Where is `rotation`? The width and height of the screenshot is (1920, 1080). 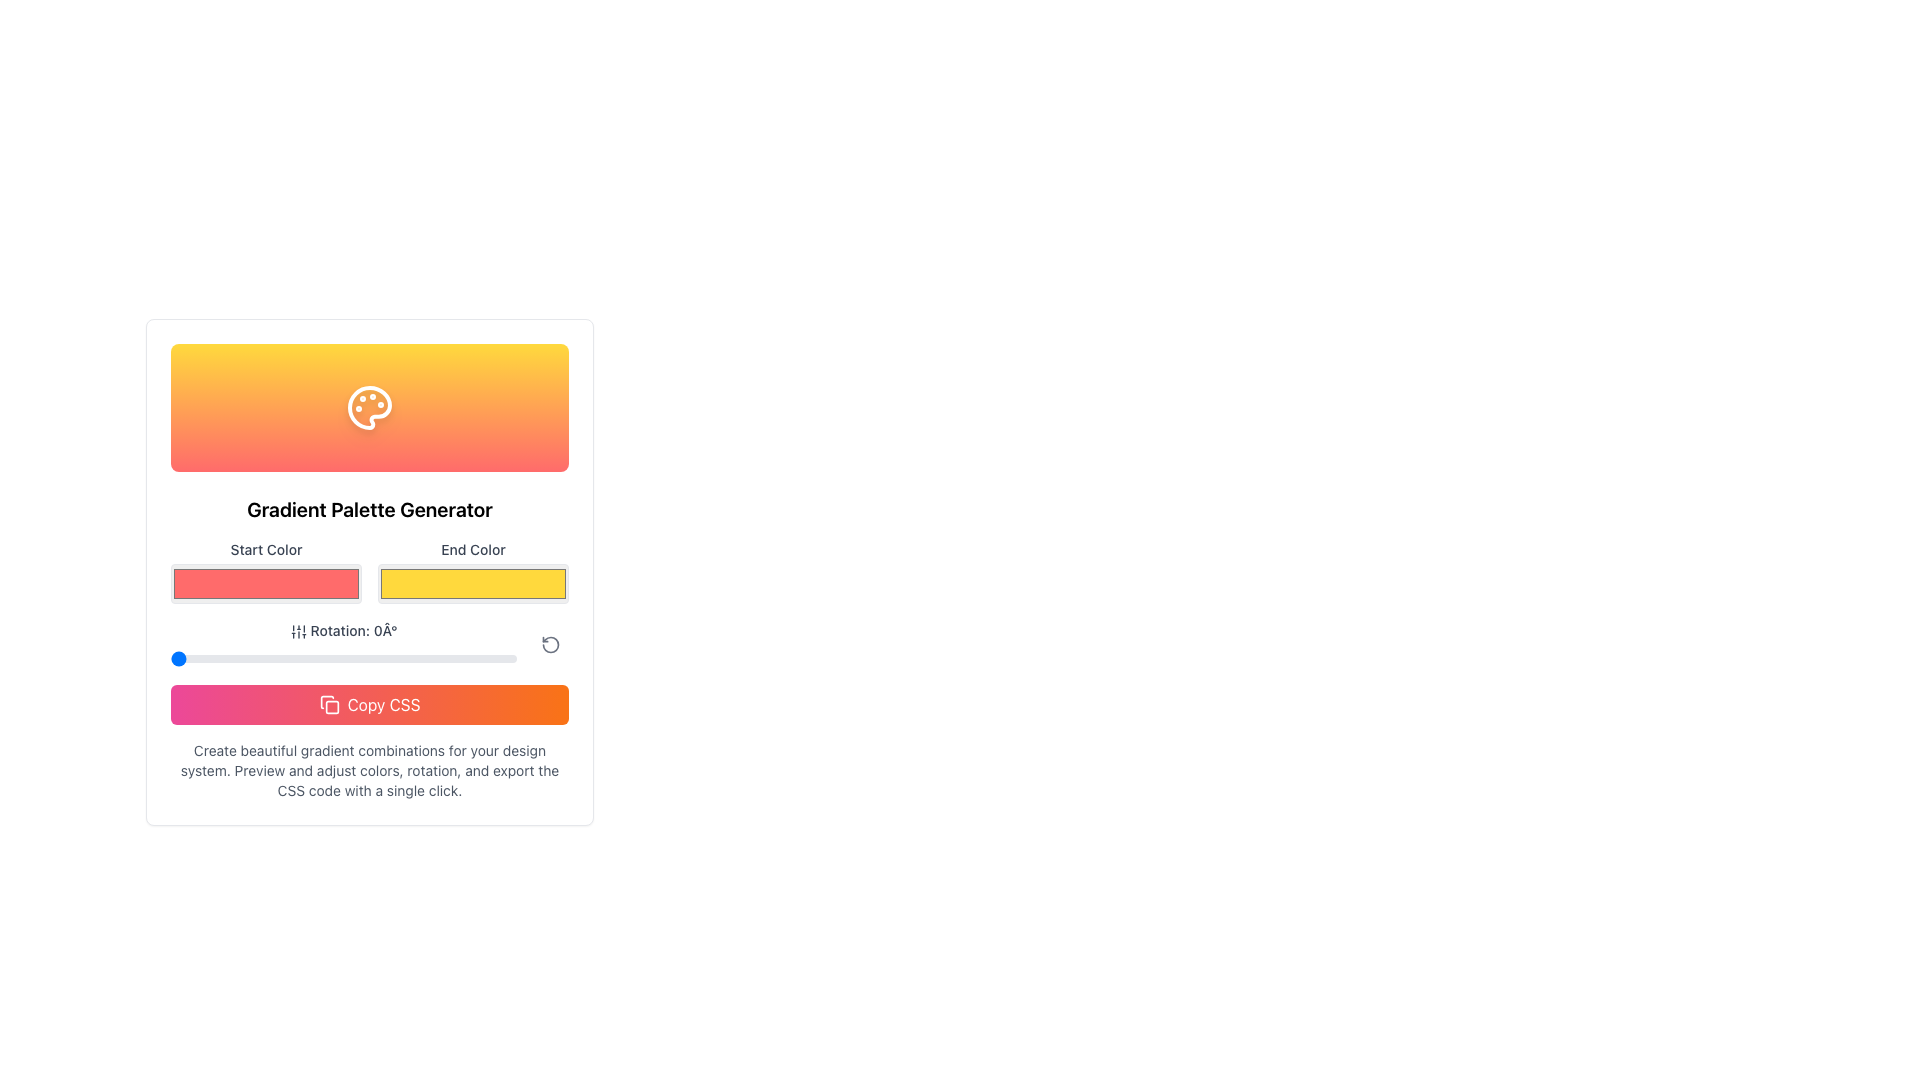
rotation is located at coordinates (493, 659).